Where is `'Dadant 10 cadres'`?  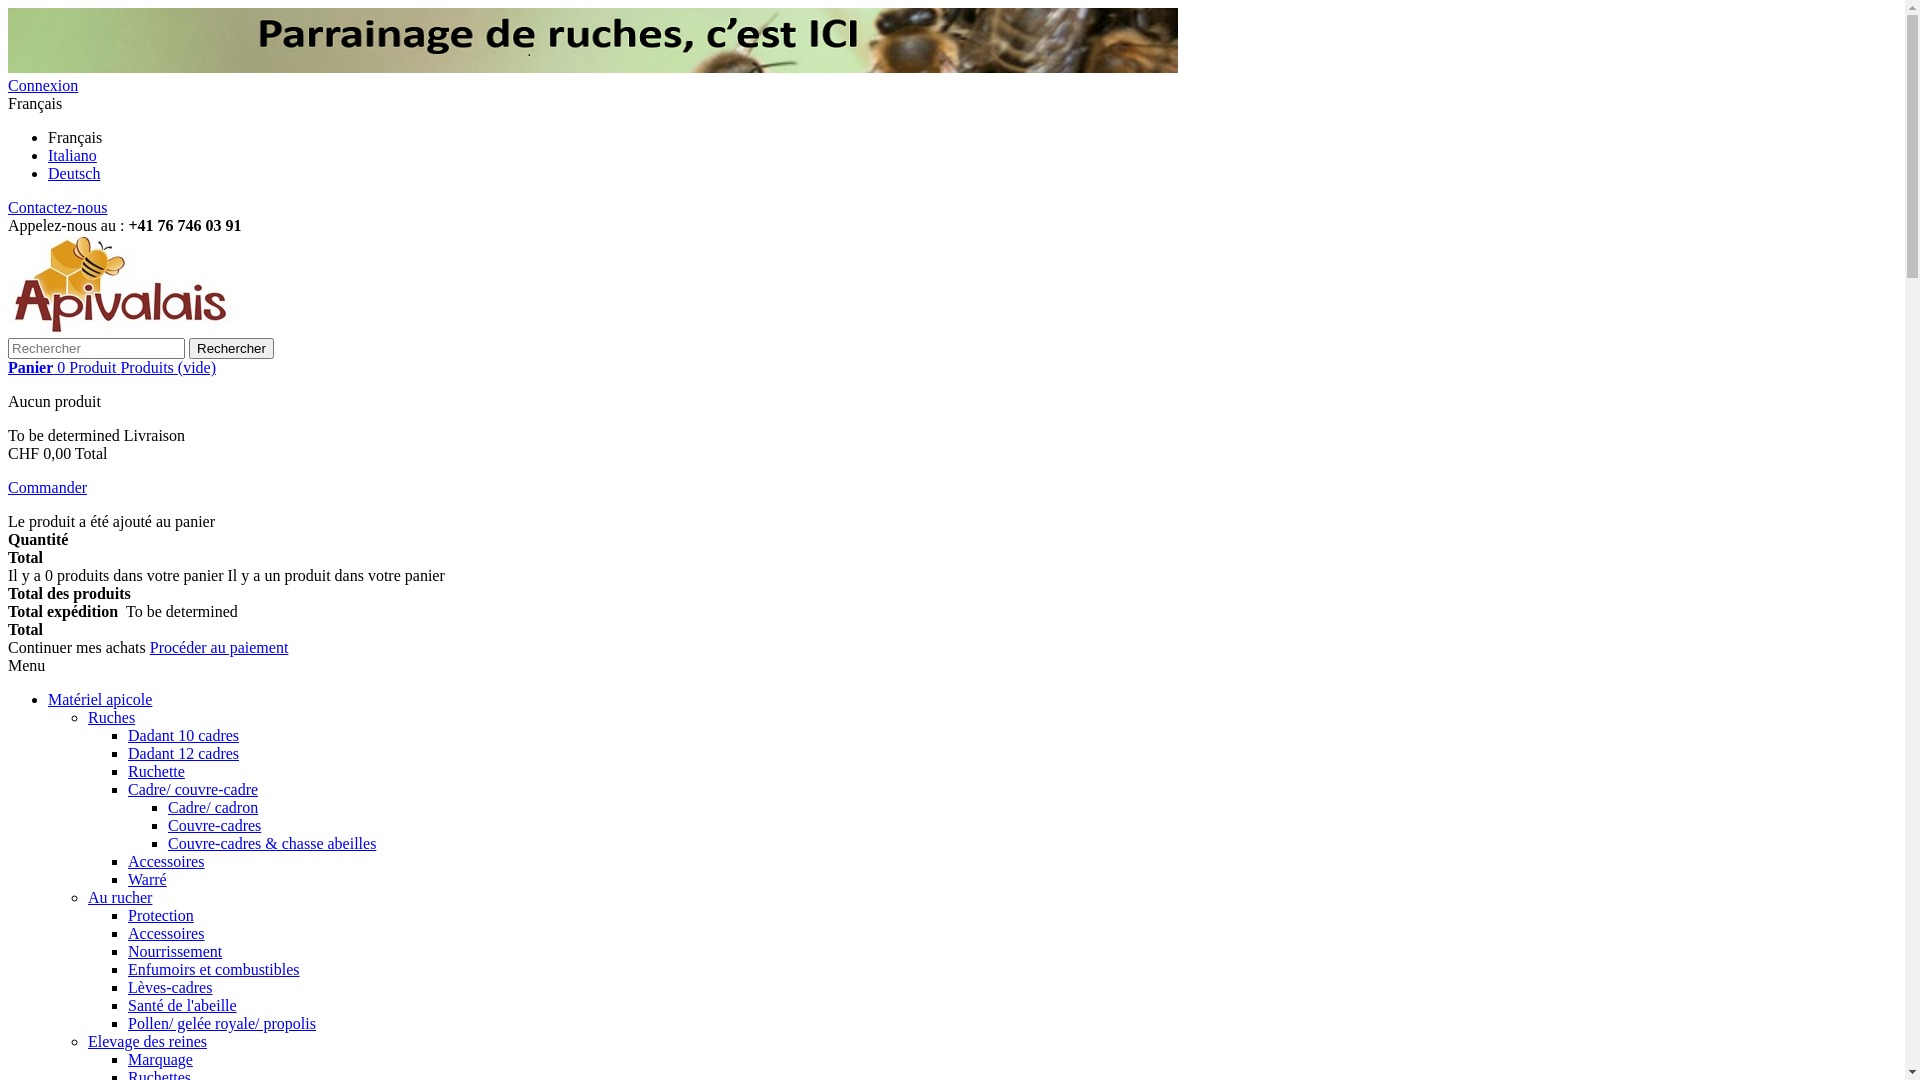
'Dadant 10 cadres' is located at coordinates (183, 735).